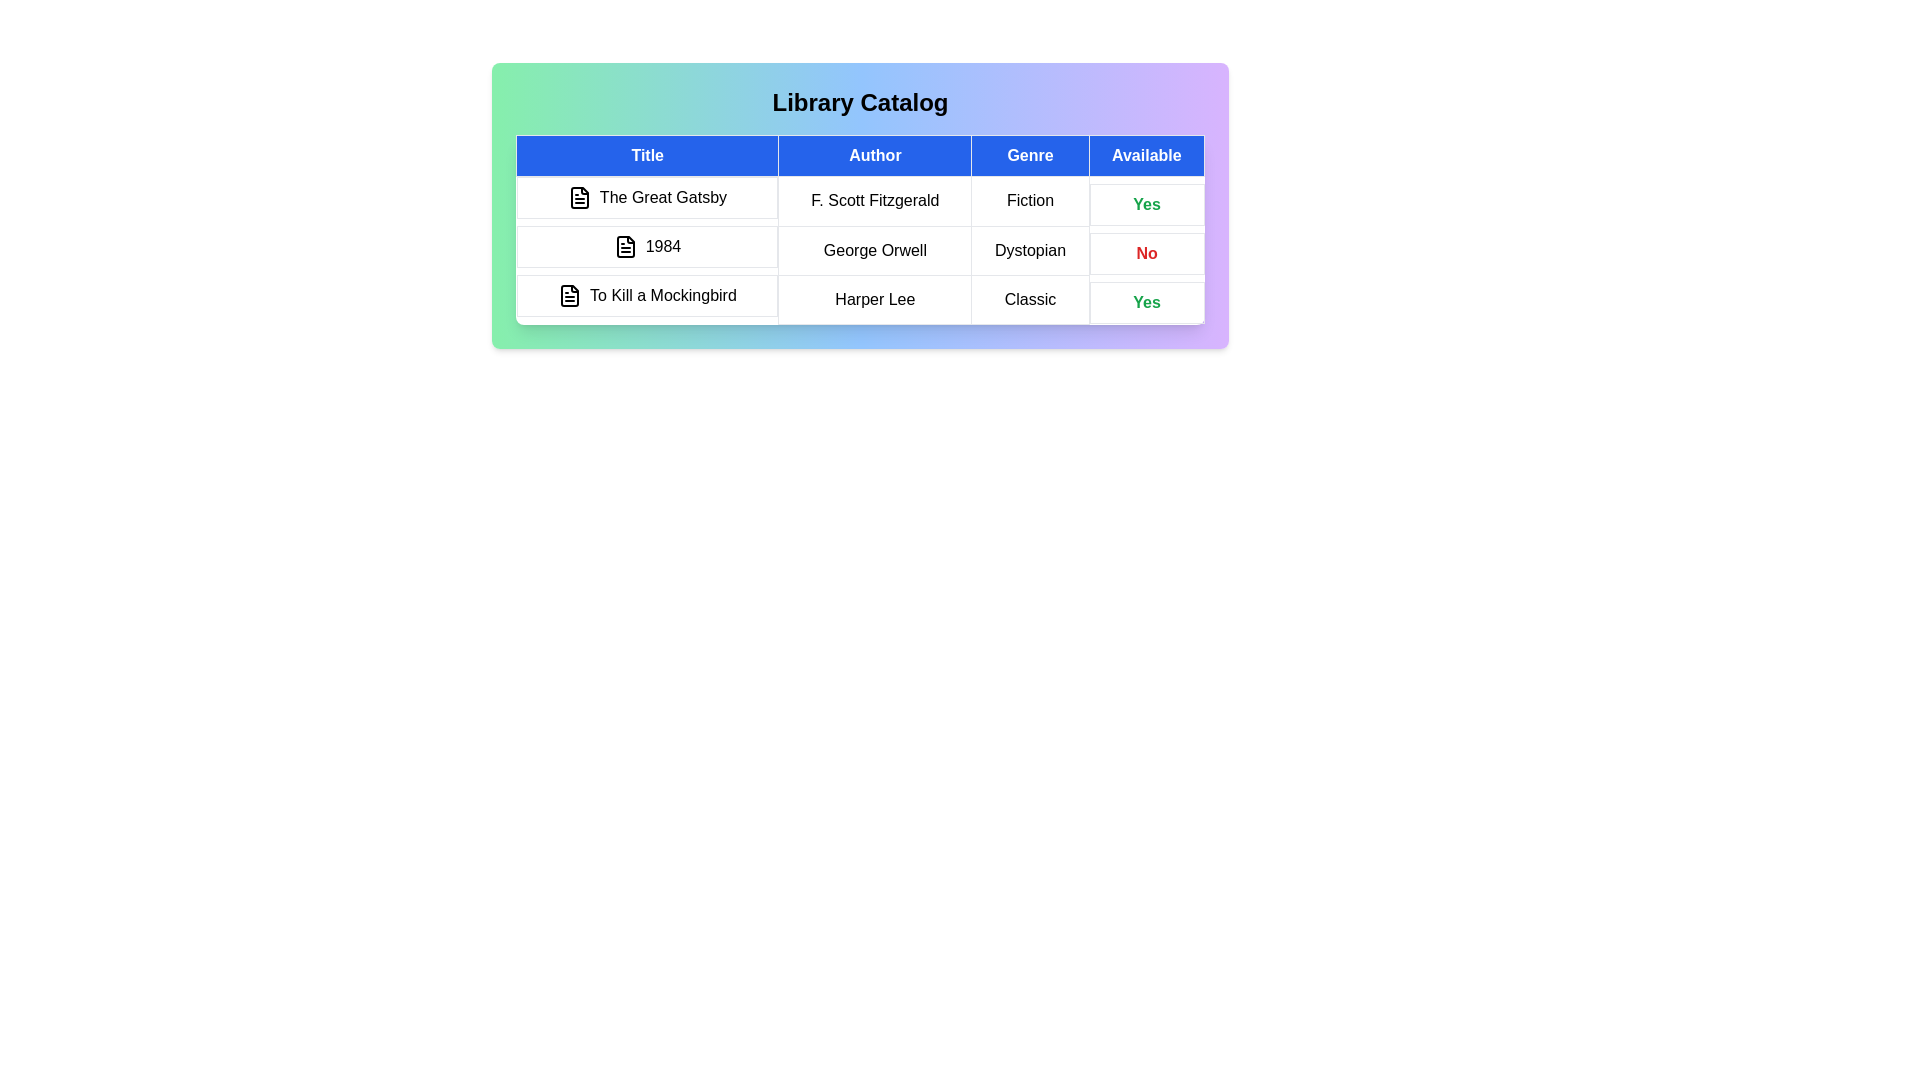 The height and width of the screenshot is (1080, 1920). What do you see at coordinates (860, 249) in the screenshot?
I see `the row corresponding to the book '1984' in the table` at bounding box center [860, 249].